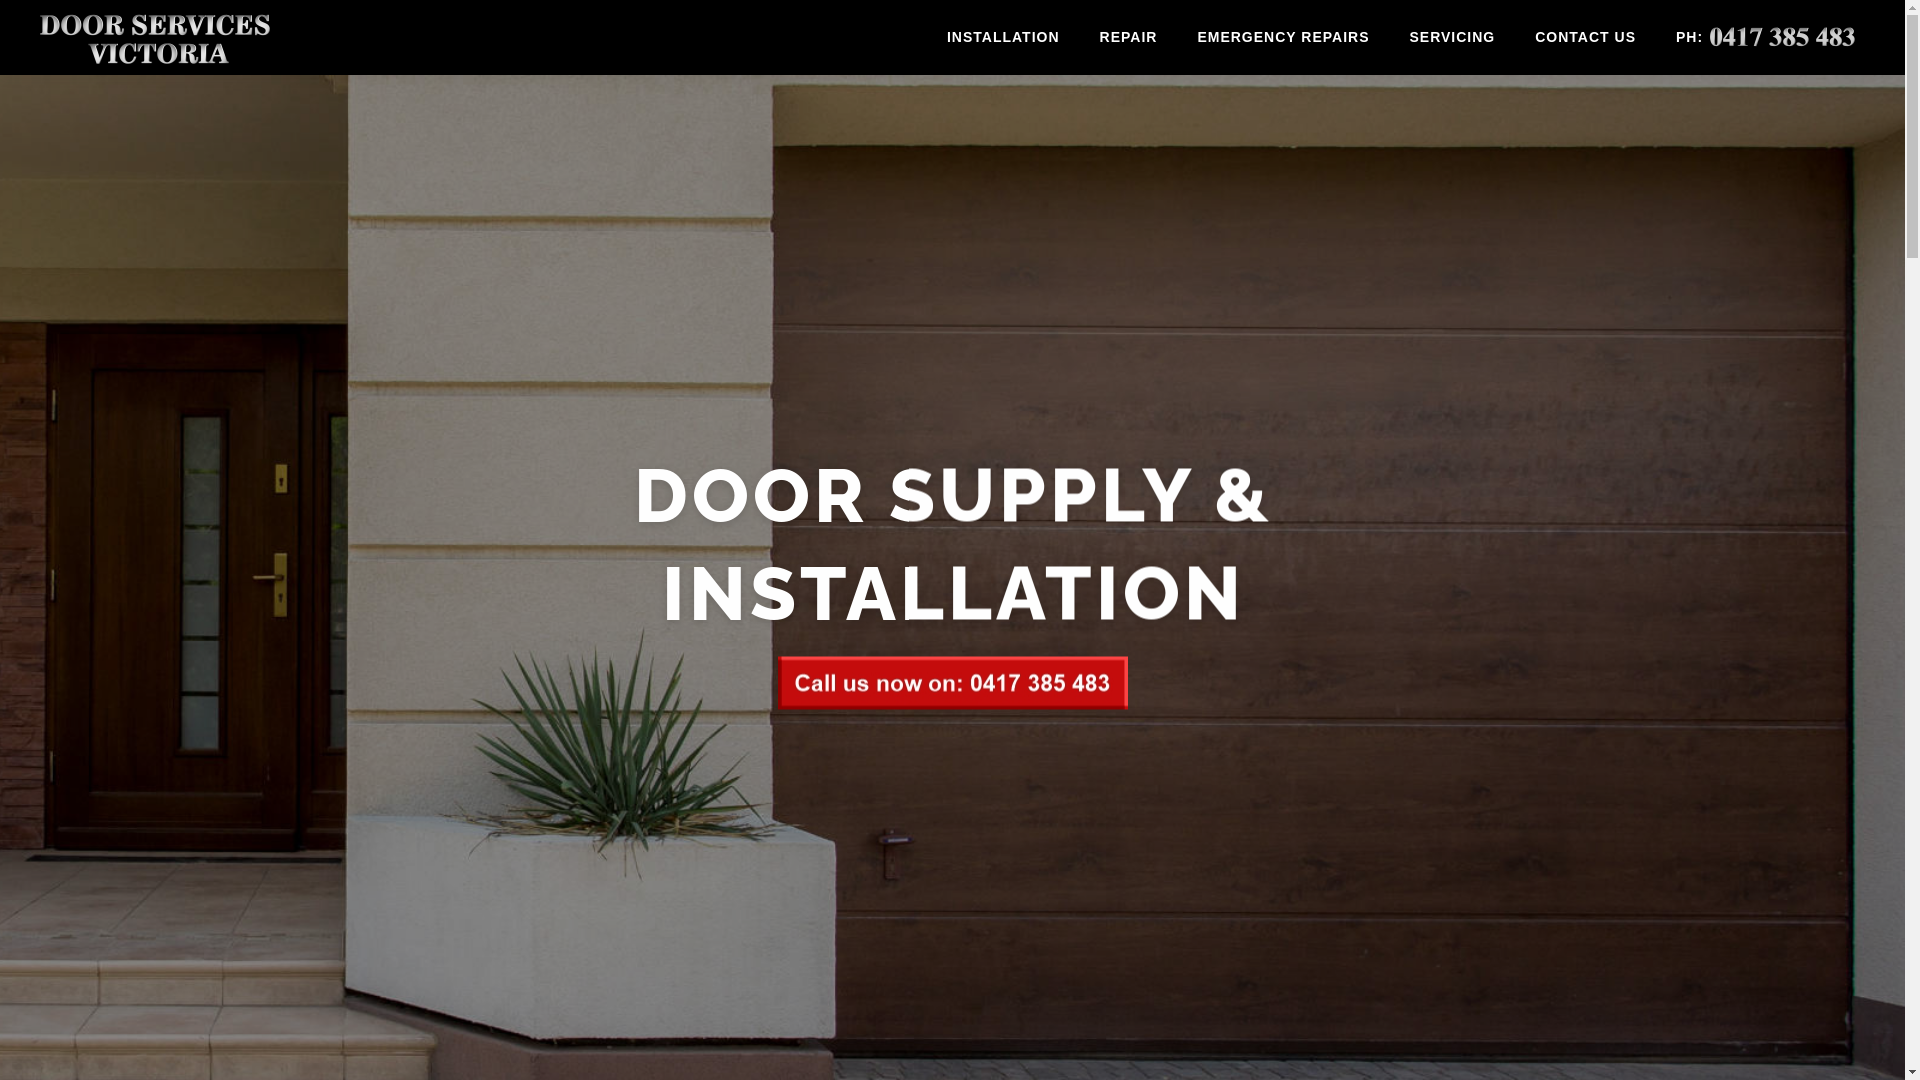 The height and width of the screenshot is (1080, 1920). I want to click on 'CONTACT US', so click(1584, 37).